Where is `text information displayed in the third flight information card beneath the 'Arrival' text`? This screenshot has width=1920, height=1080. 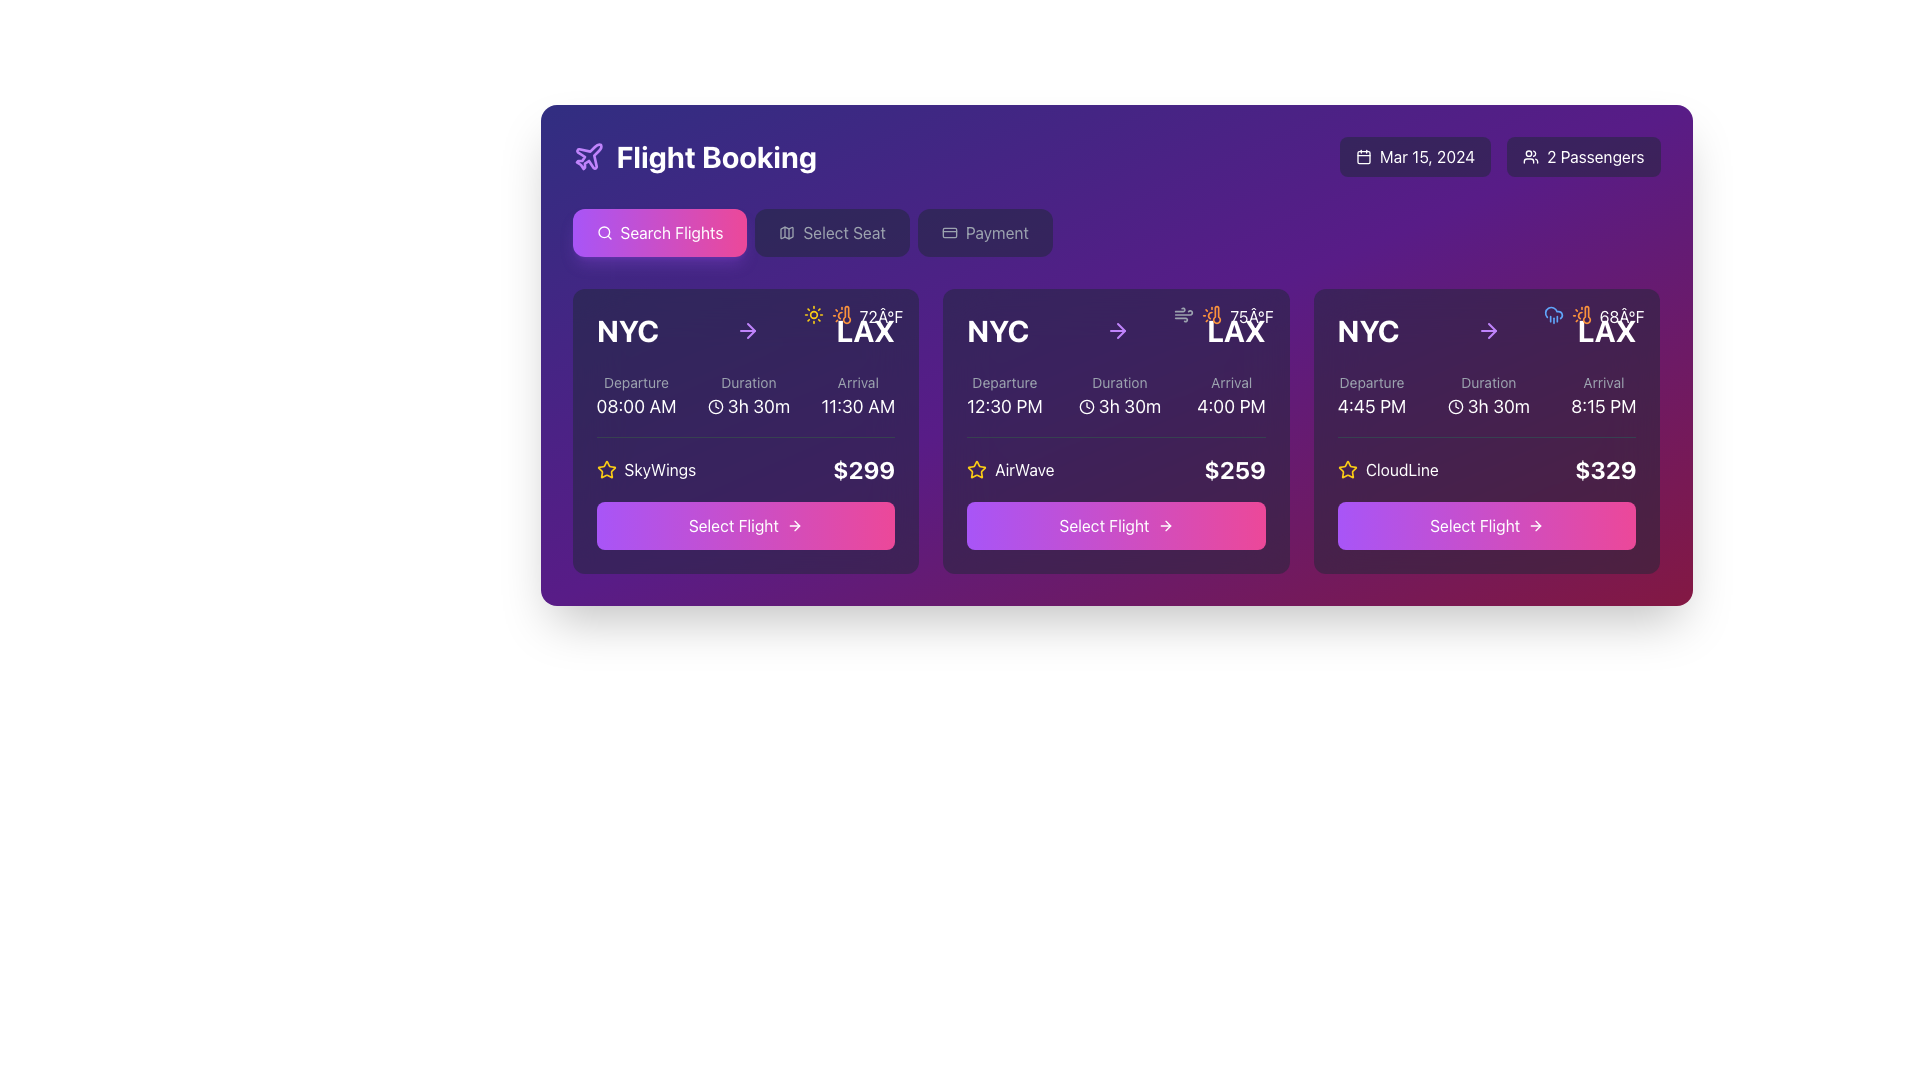 text information displayed in the third flight information card beneath the 'Arrival' text is located at coordinates (1230, 397).